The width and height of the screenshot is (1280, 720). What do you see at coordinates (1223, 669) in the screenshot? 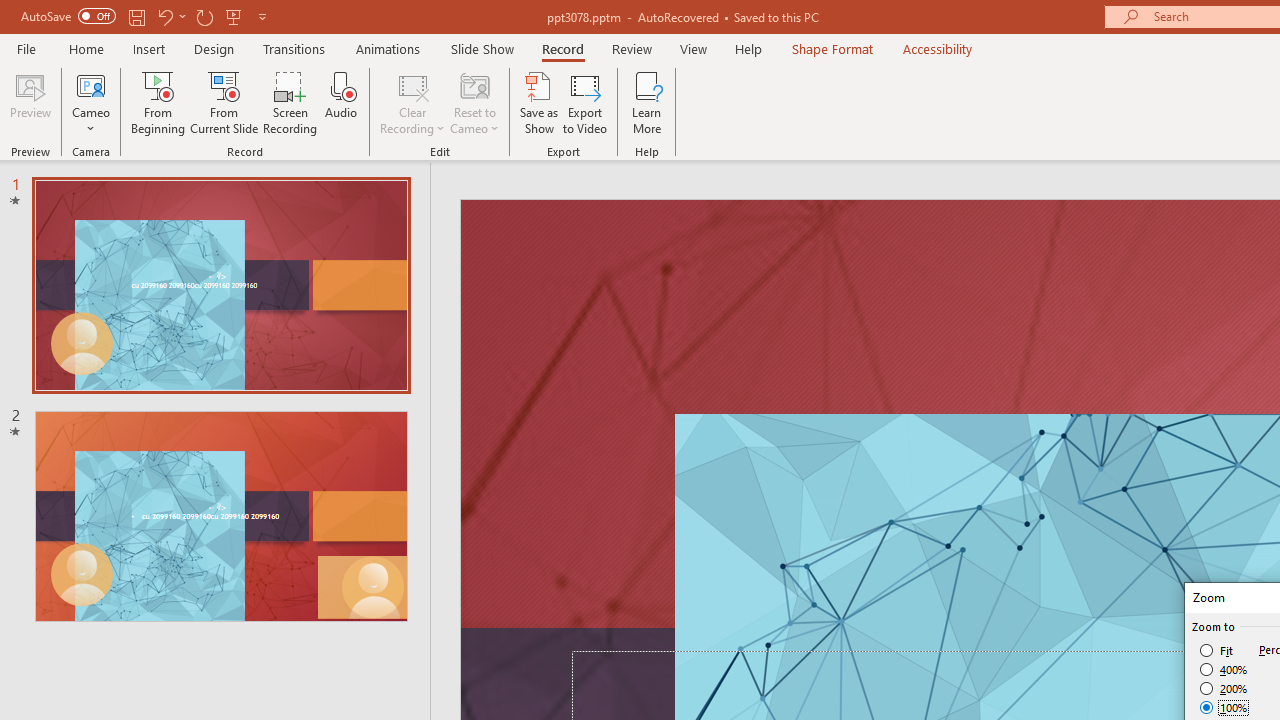
I see `'400%'` at bounding box center [1223, 669].